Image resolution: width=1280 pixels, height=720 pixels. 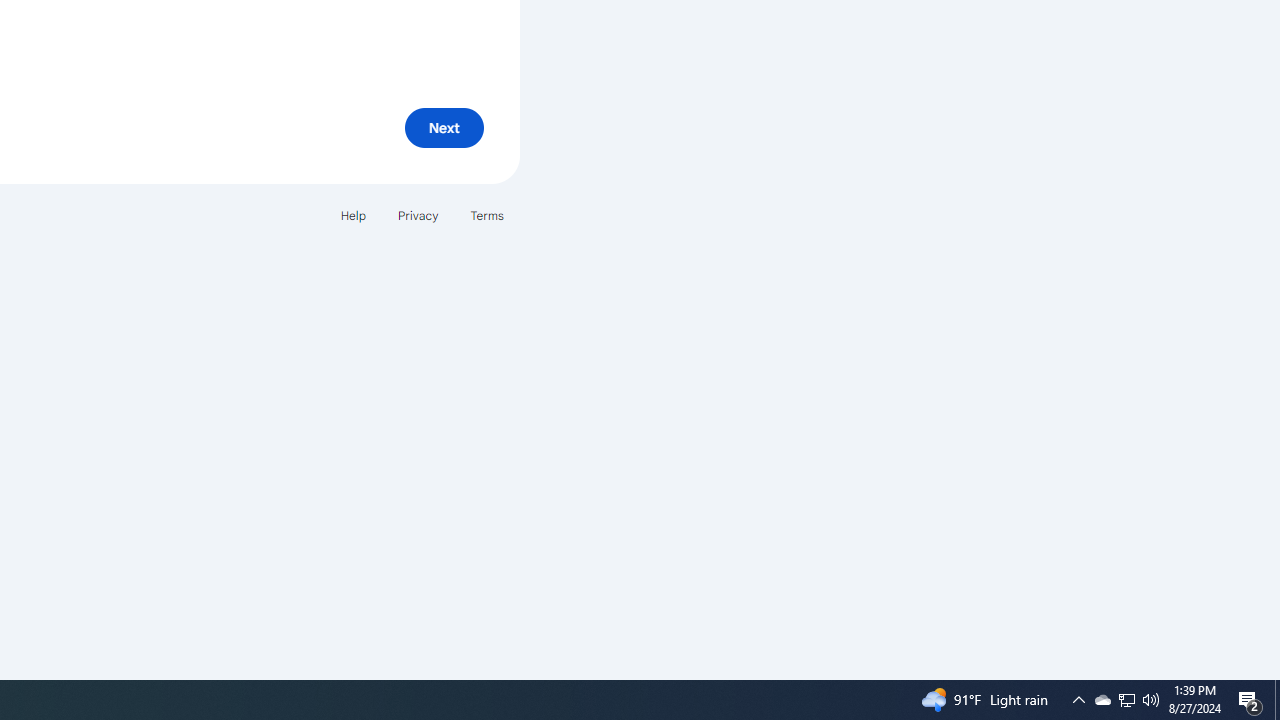 What do you see at coordinates (416, 215) in the screenshot?
I see `'Privacy'` at bounding box center [416, 215].